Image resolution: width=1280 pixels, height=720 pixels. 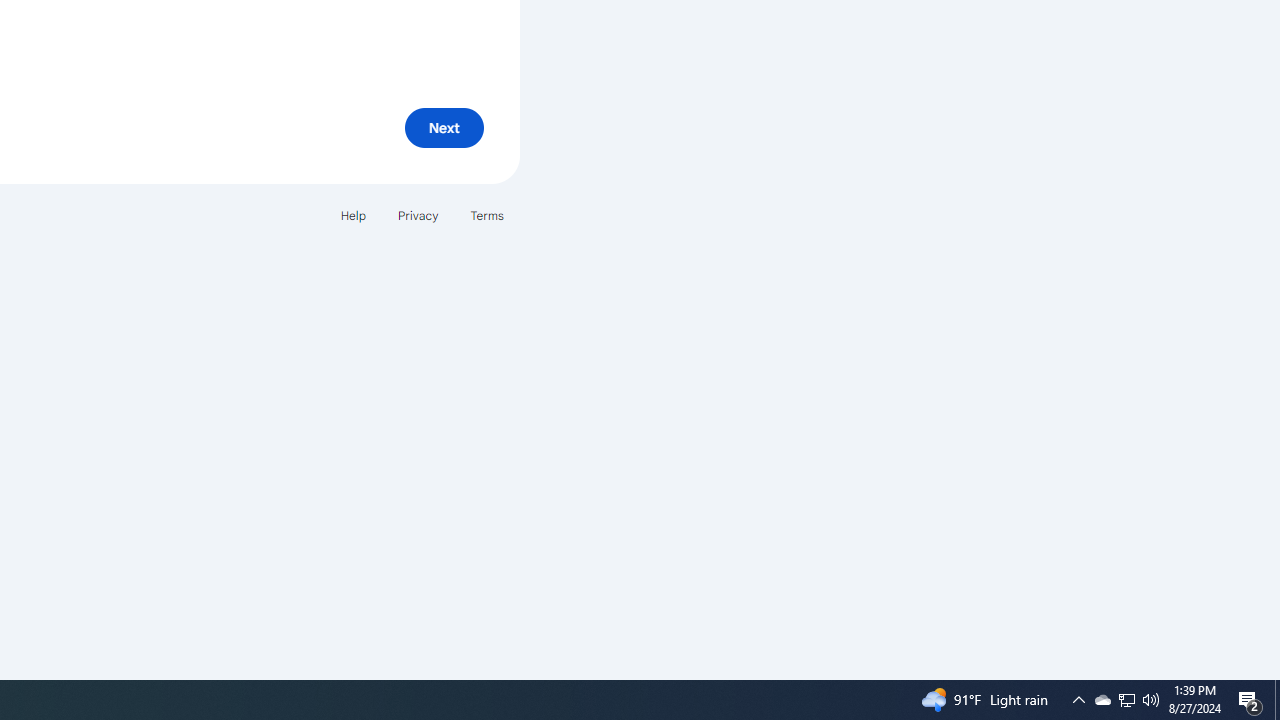 What do you see at coordinates (416, 215) in the screenshot?
I see `'Privacy'` at bounding box center [416, 215].